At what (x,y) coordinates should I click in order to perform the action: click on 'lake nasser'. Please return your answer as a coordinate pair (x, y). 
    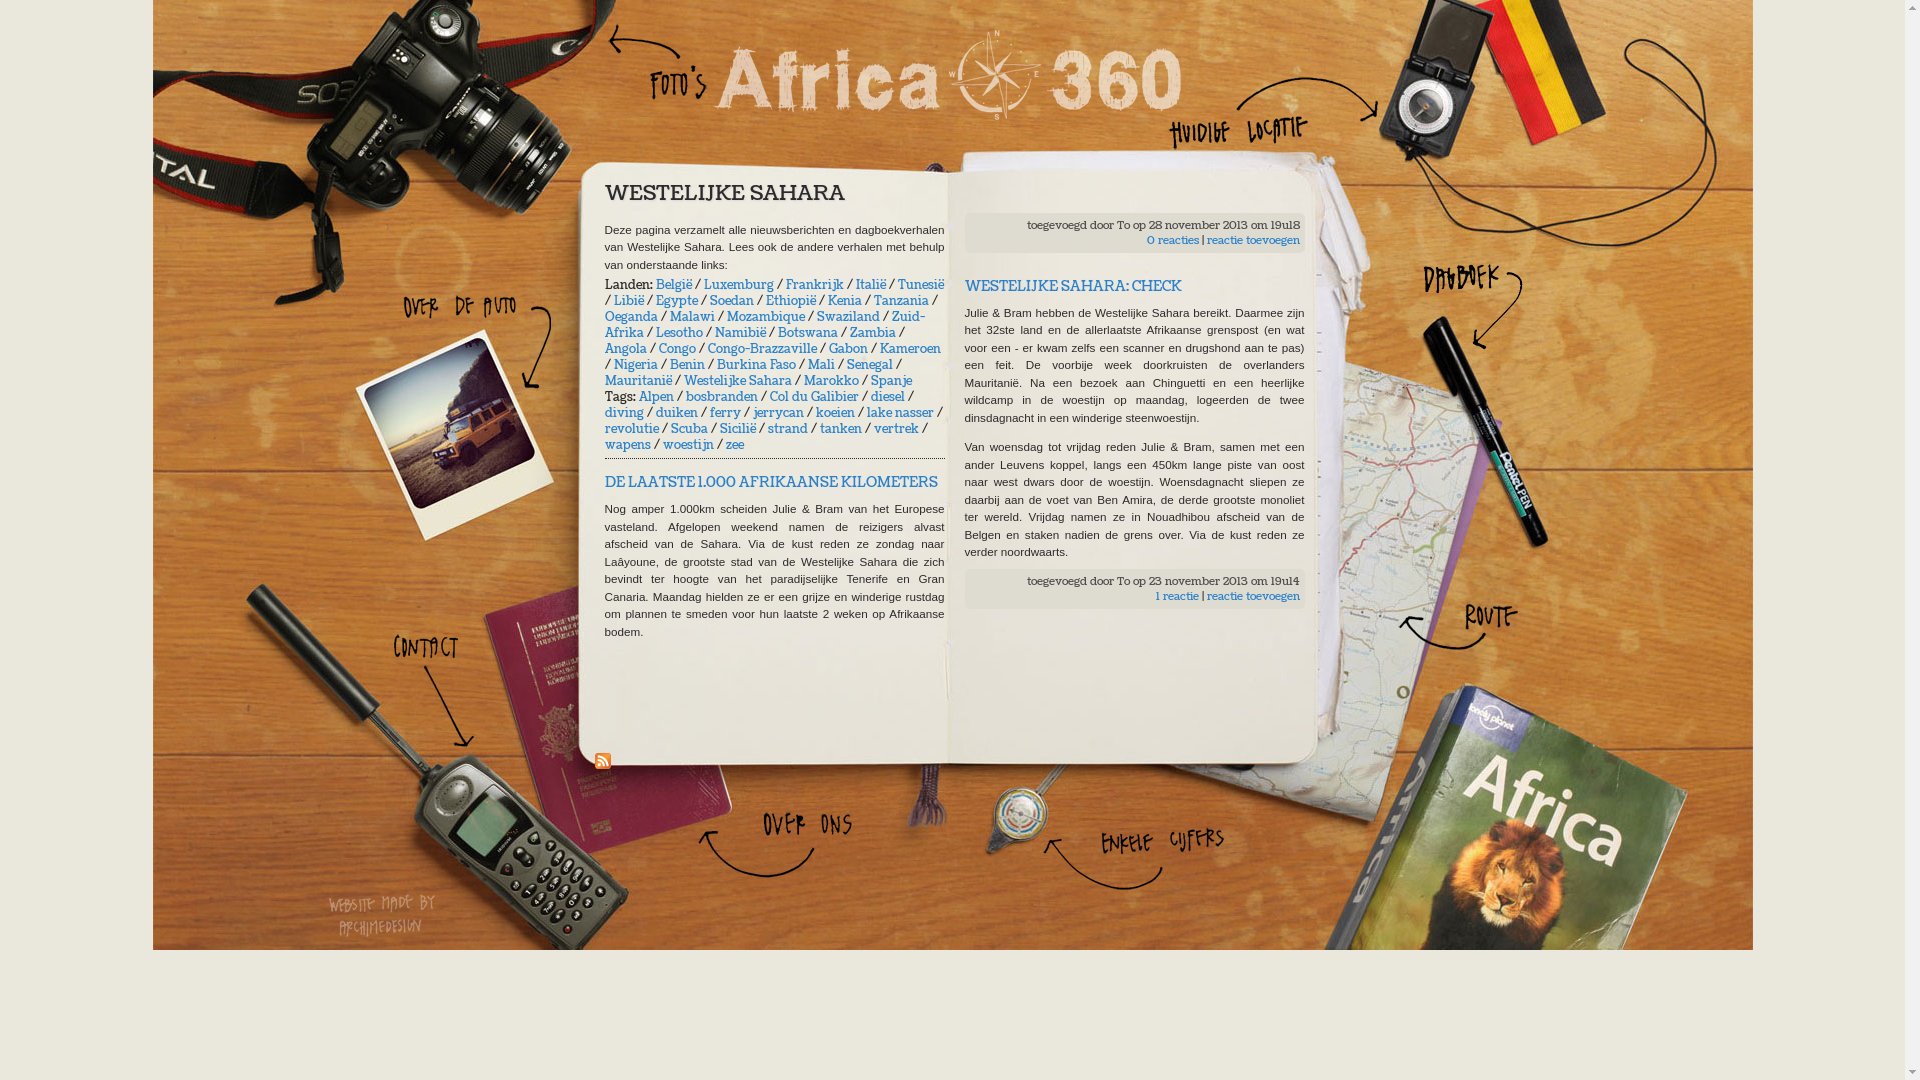
    Looking at the image, I should click on (865, 411).